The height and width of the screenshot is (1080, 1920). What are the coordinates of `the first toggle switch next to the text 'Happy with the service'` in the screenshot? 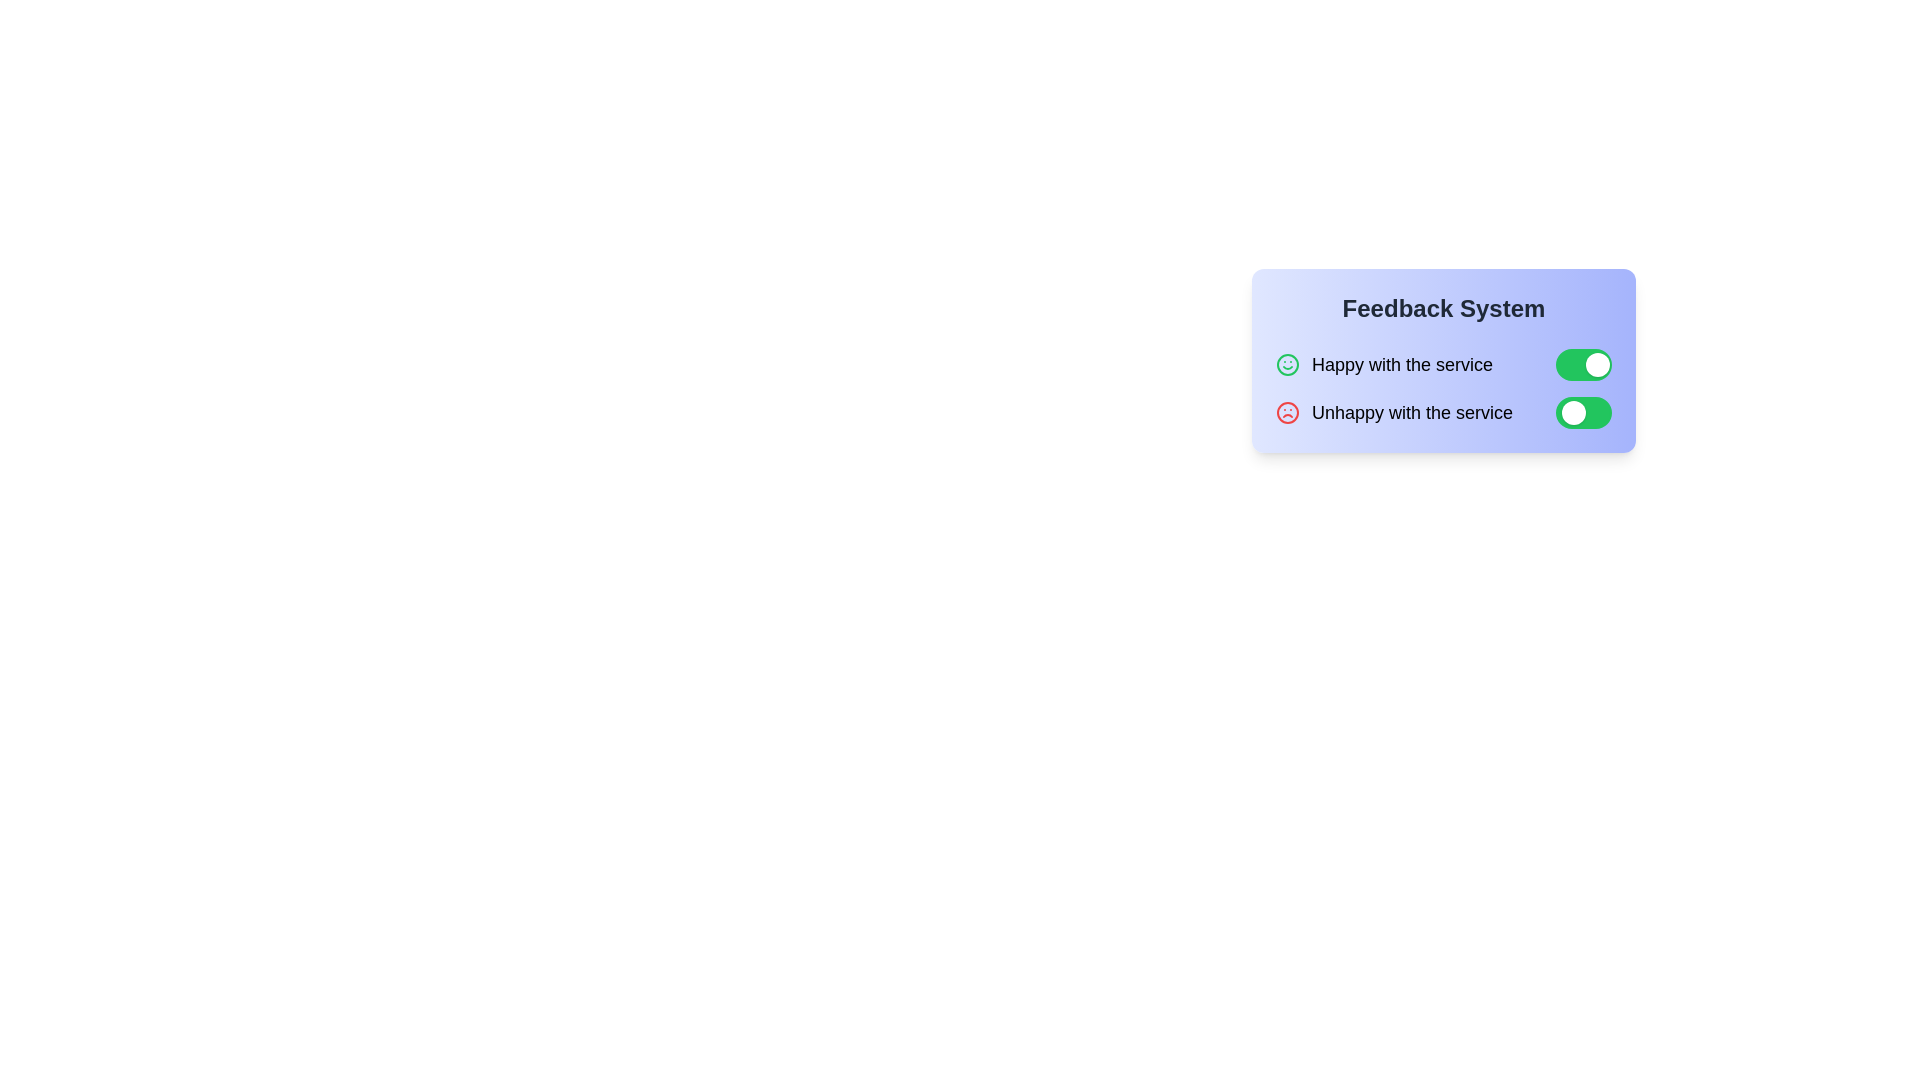 It's located at (1583, 365).